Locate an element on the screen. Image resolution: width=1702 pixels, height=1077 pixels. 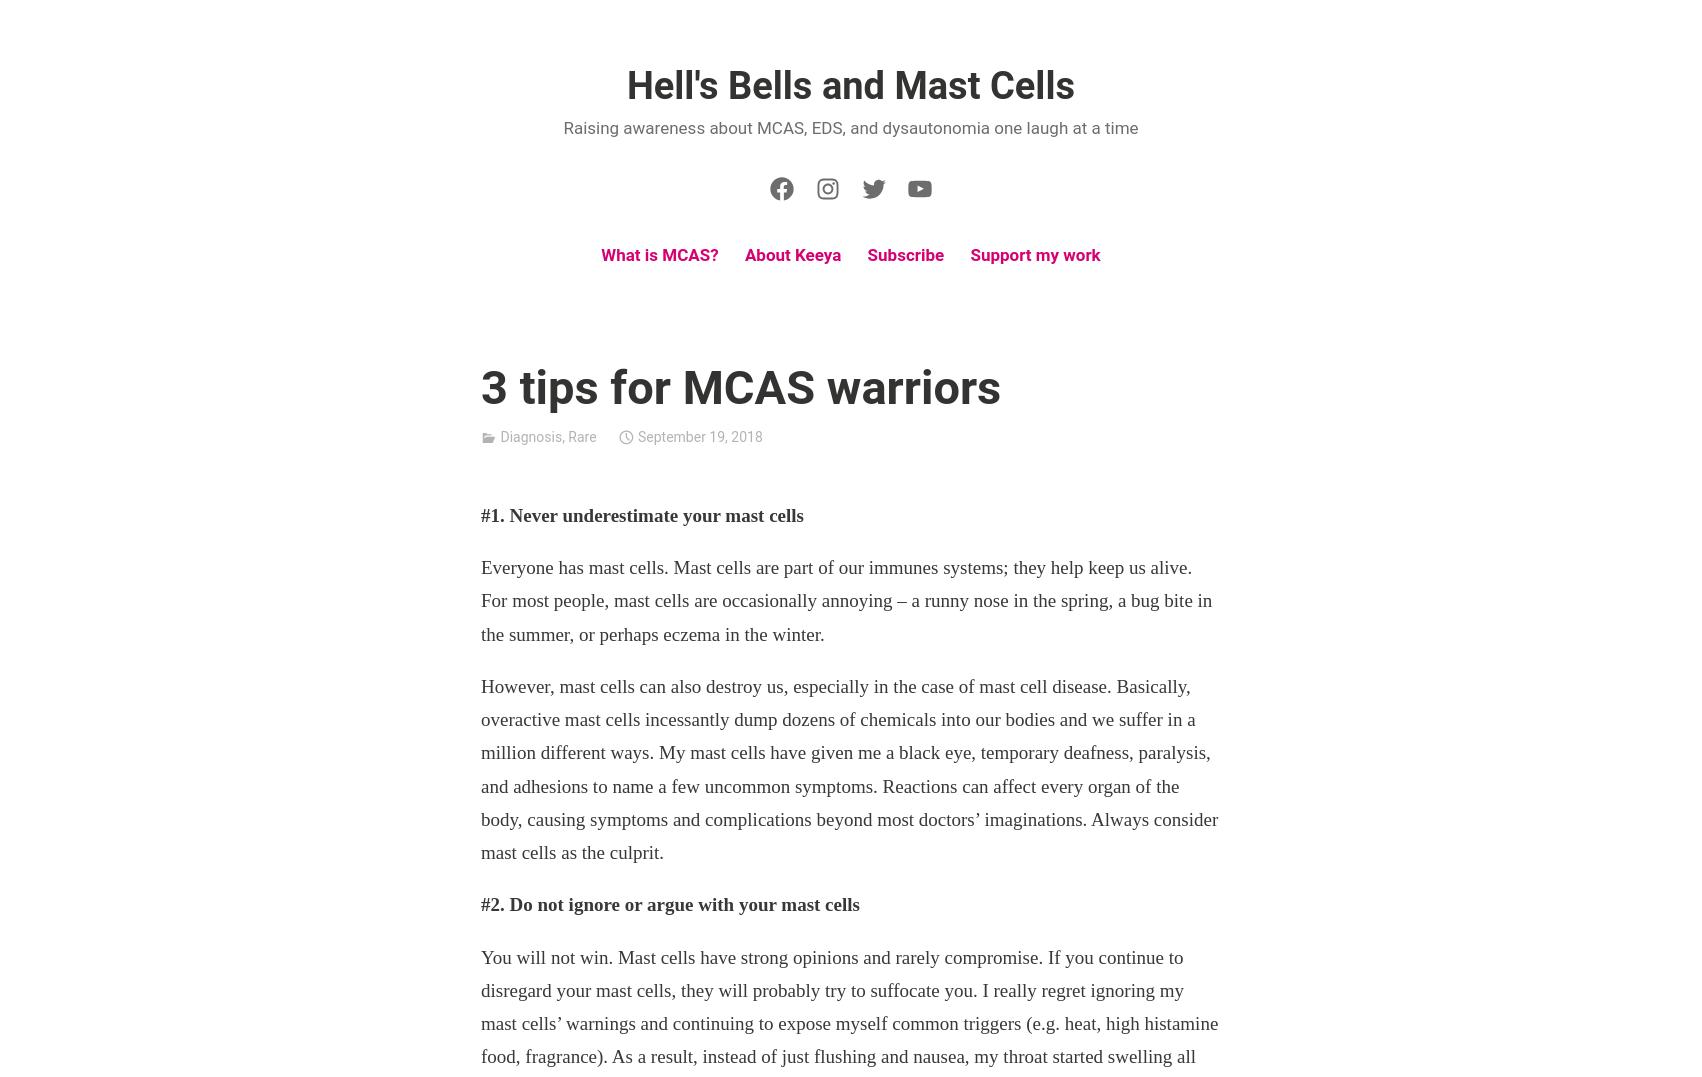
'#1. Never underestimate your mast cells' is located at coordinates (641, 513).